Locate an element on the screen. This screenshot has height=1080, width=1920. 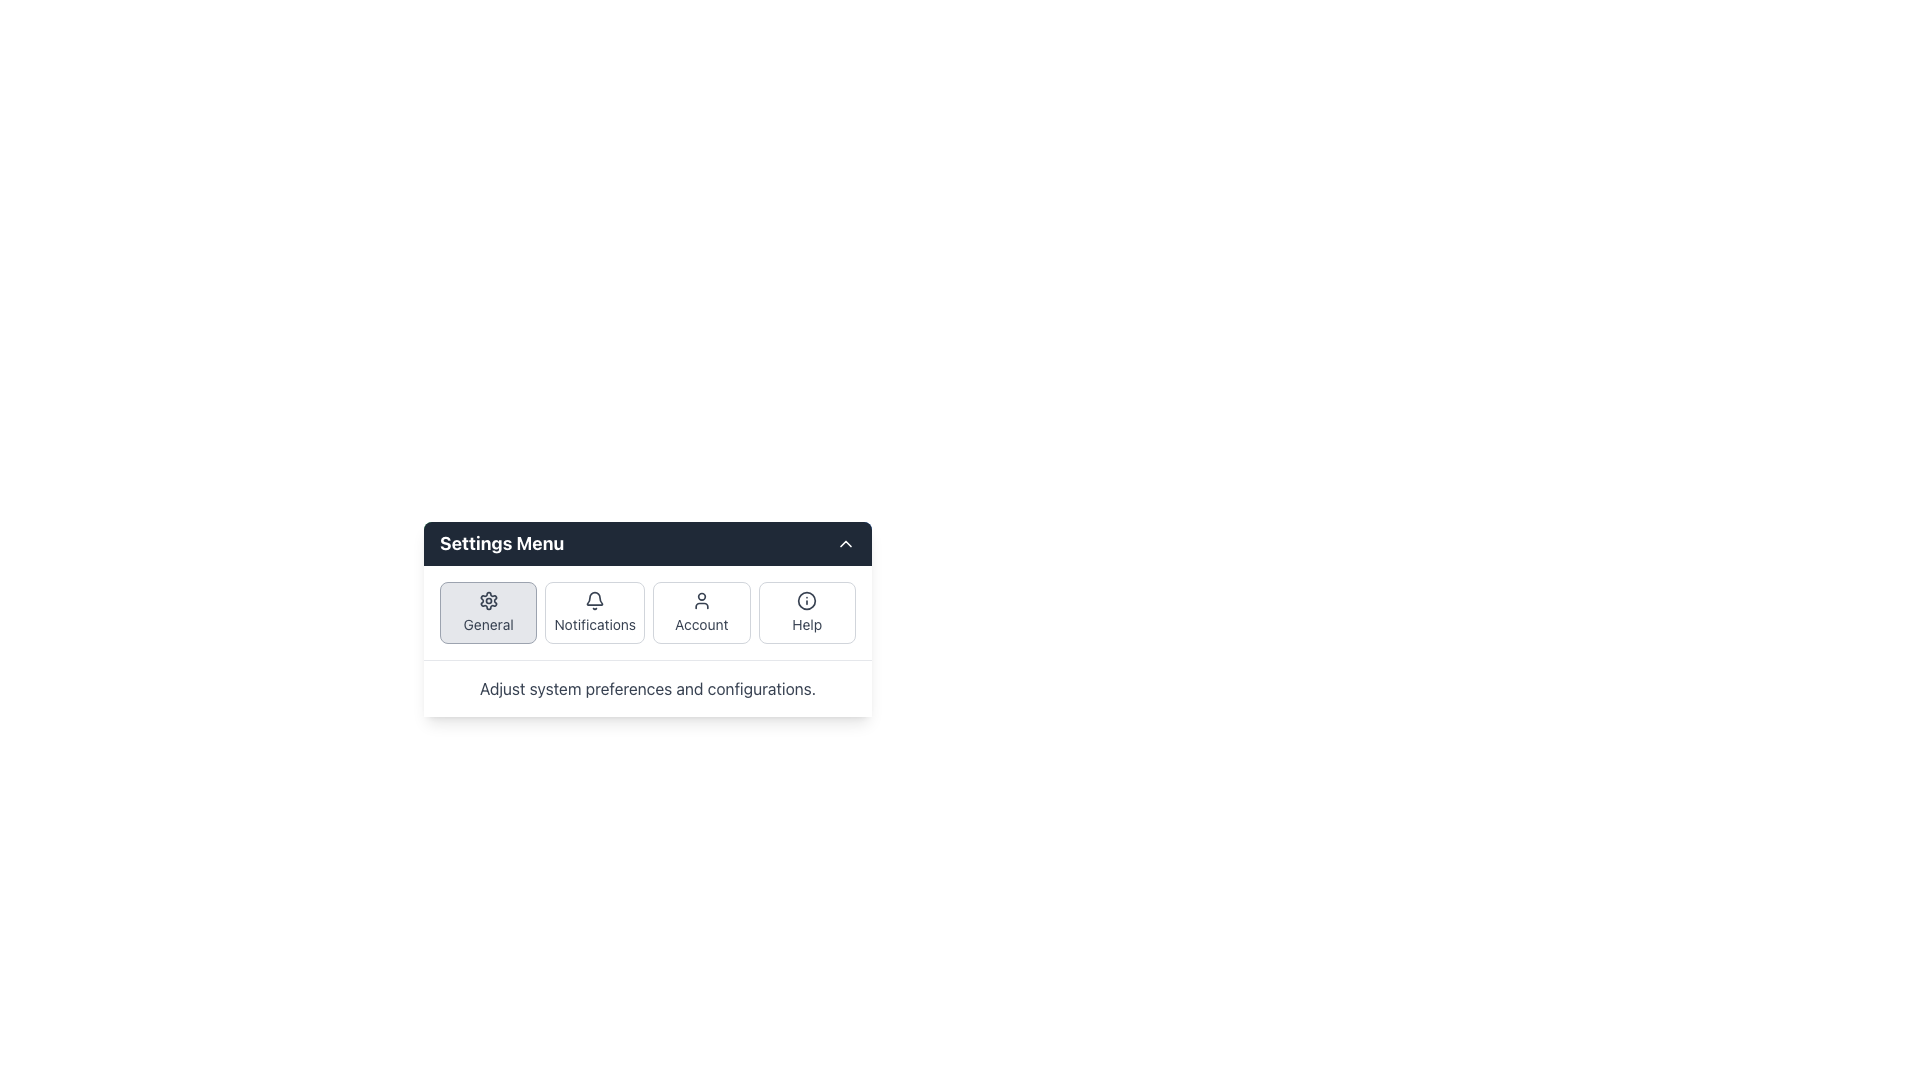
the small upward arrow icon button located at the top right of the Settings Menu bar is located at coordinates (845, 543).